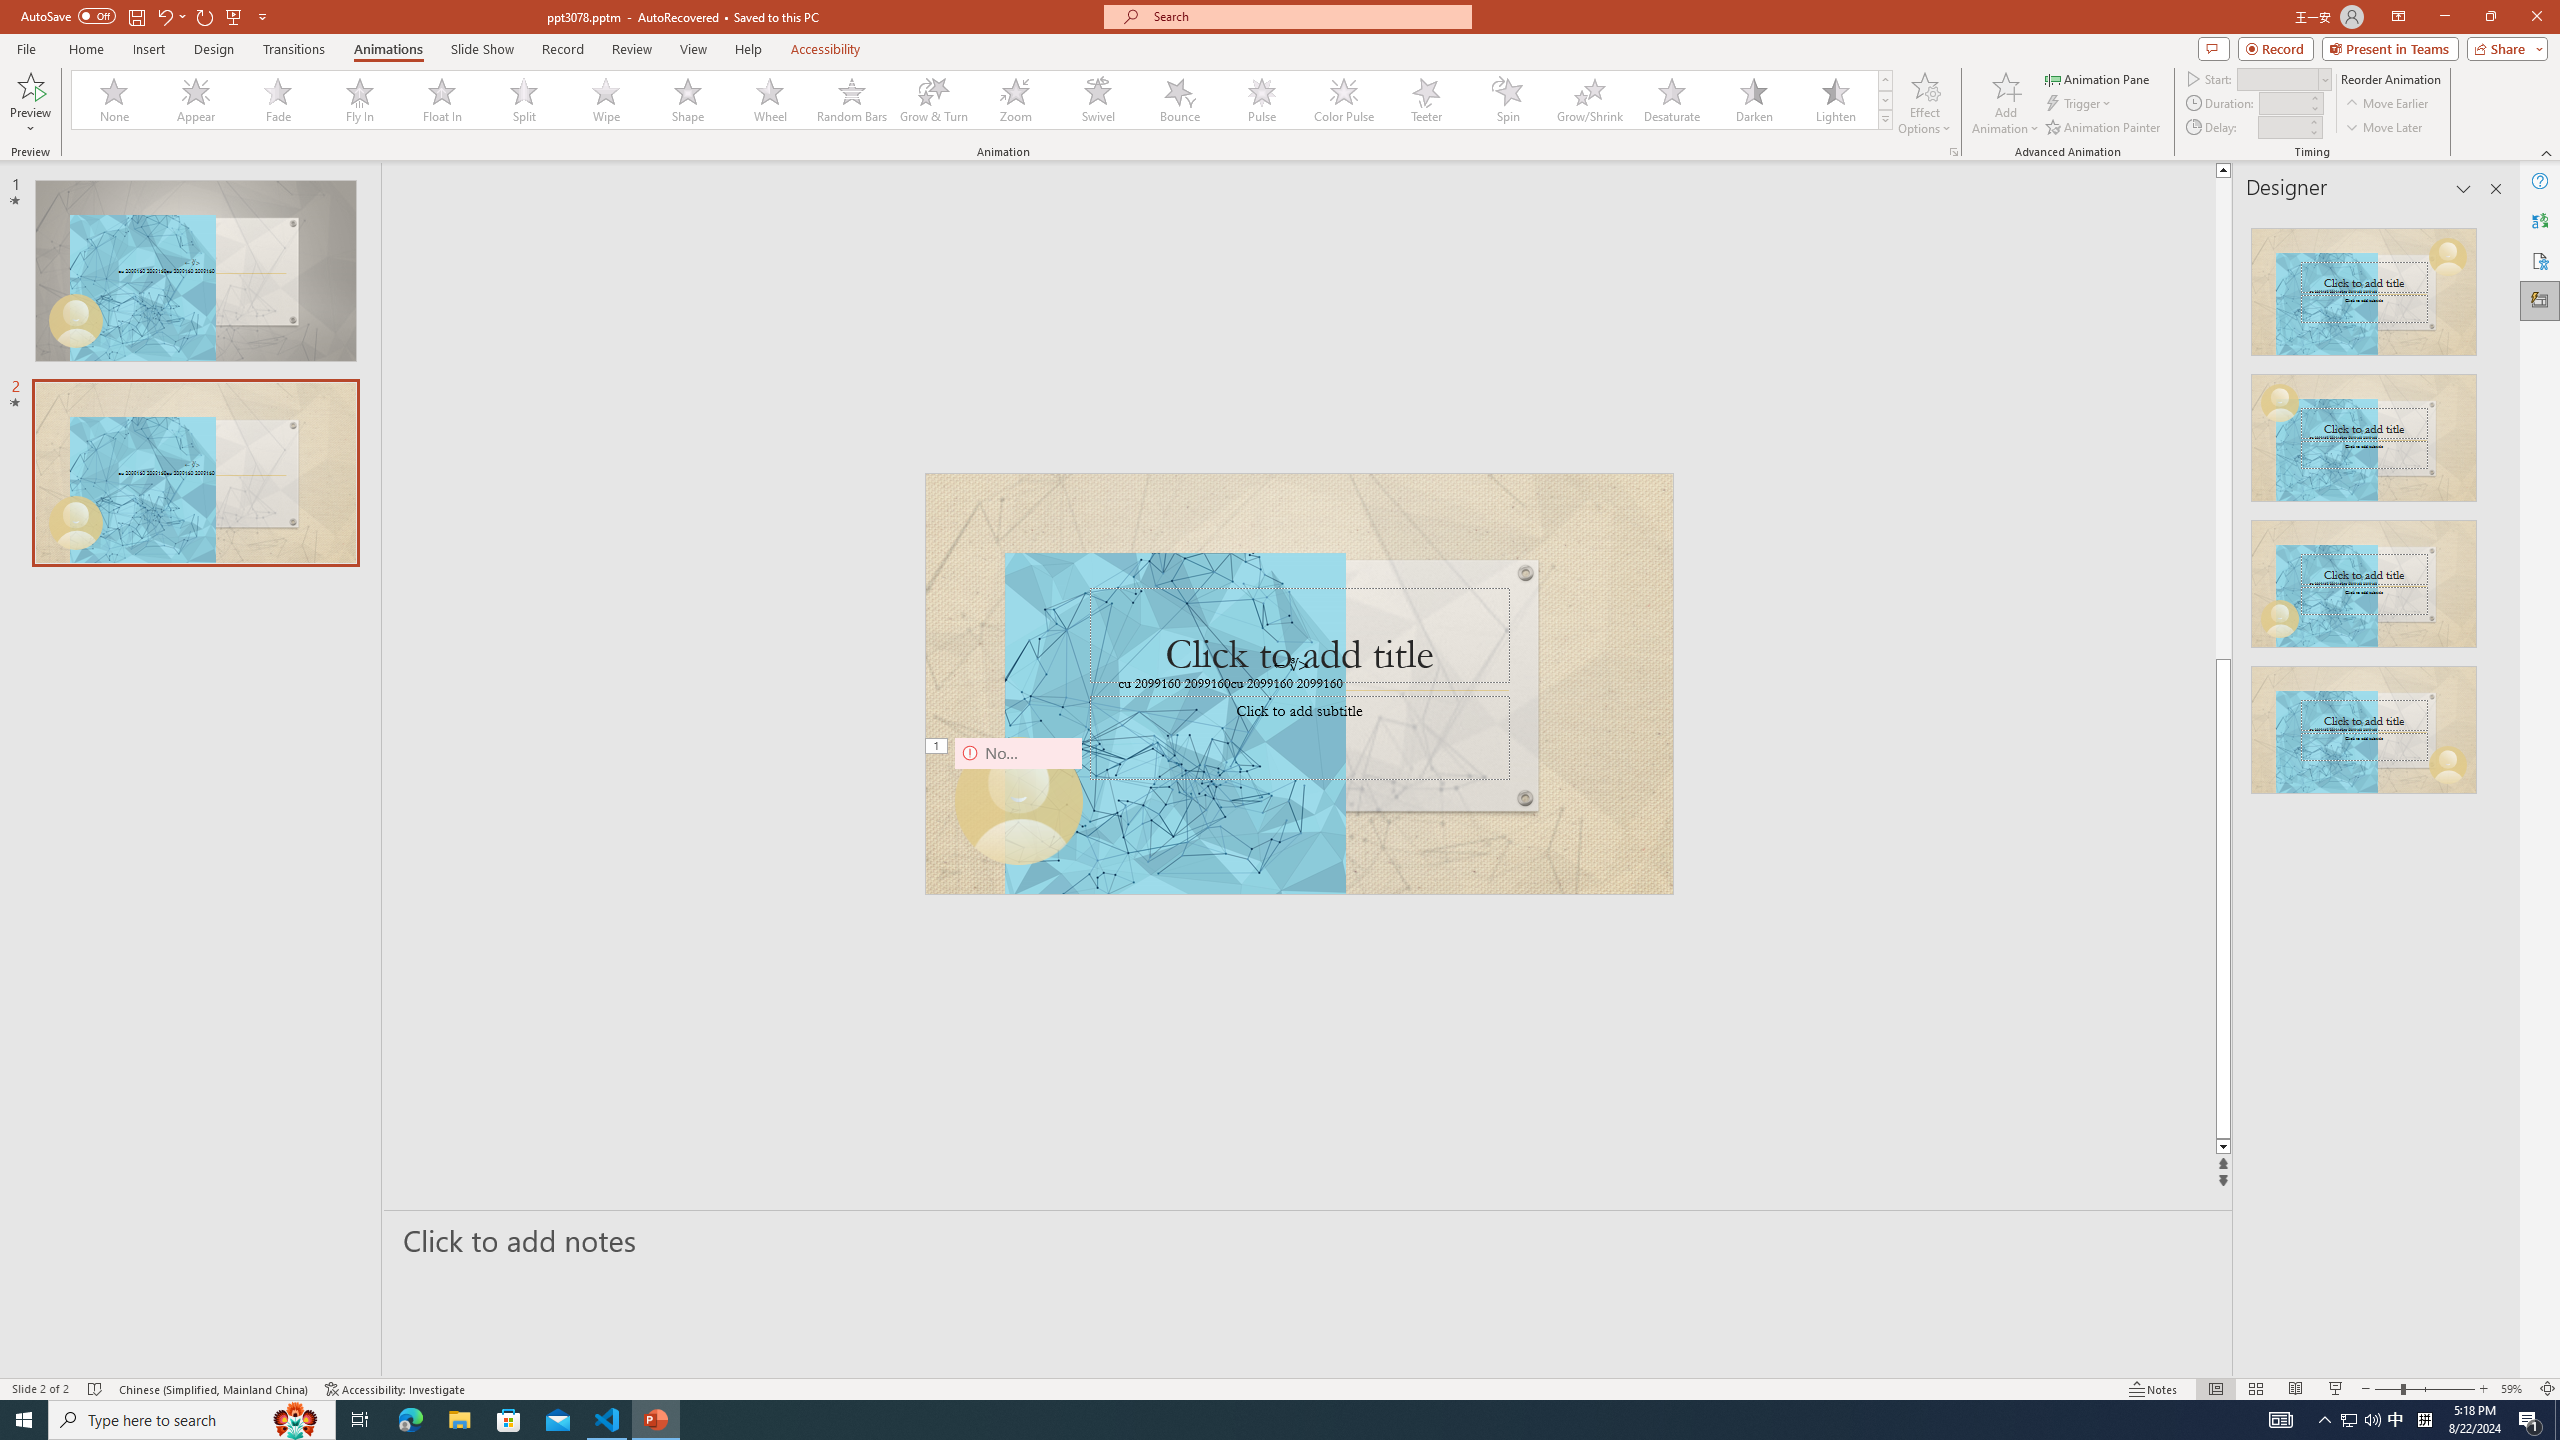 The width and height of the screenshot is (2560, 1440). Describe the element at coordinates (2386, 103) in the screenshot. I see `'Move Earlier'` at that location.